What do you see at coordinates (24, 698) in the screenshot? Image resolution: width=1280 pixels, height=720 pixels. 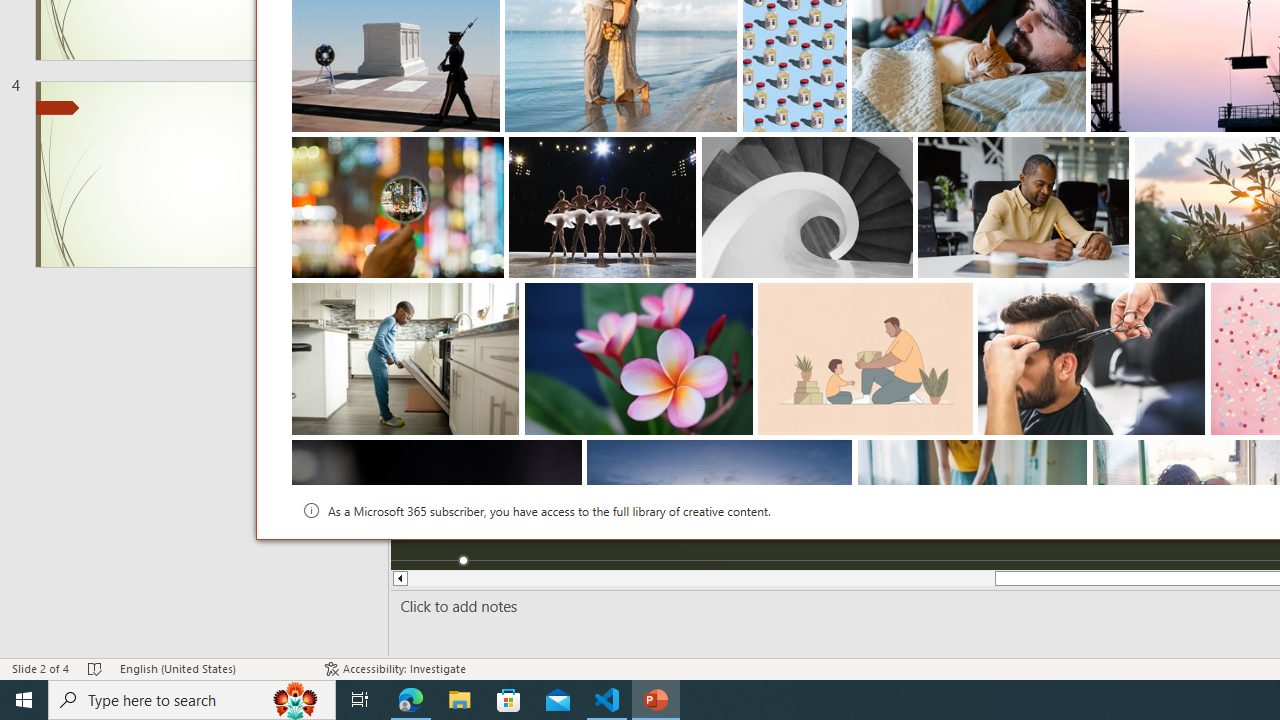 I see `'Start'` at bounding box center [24, 698].